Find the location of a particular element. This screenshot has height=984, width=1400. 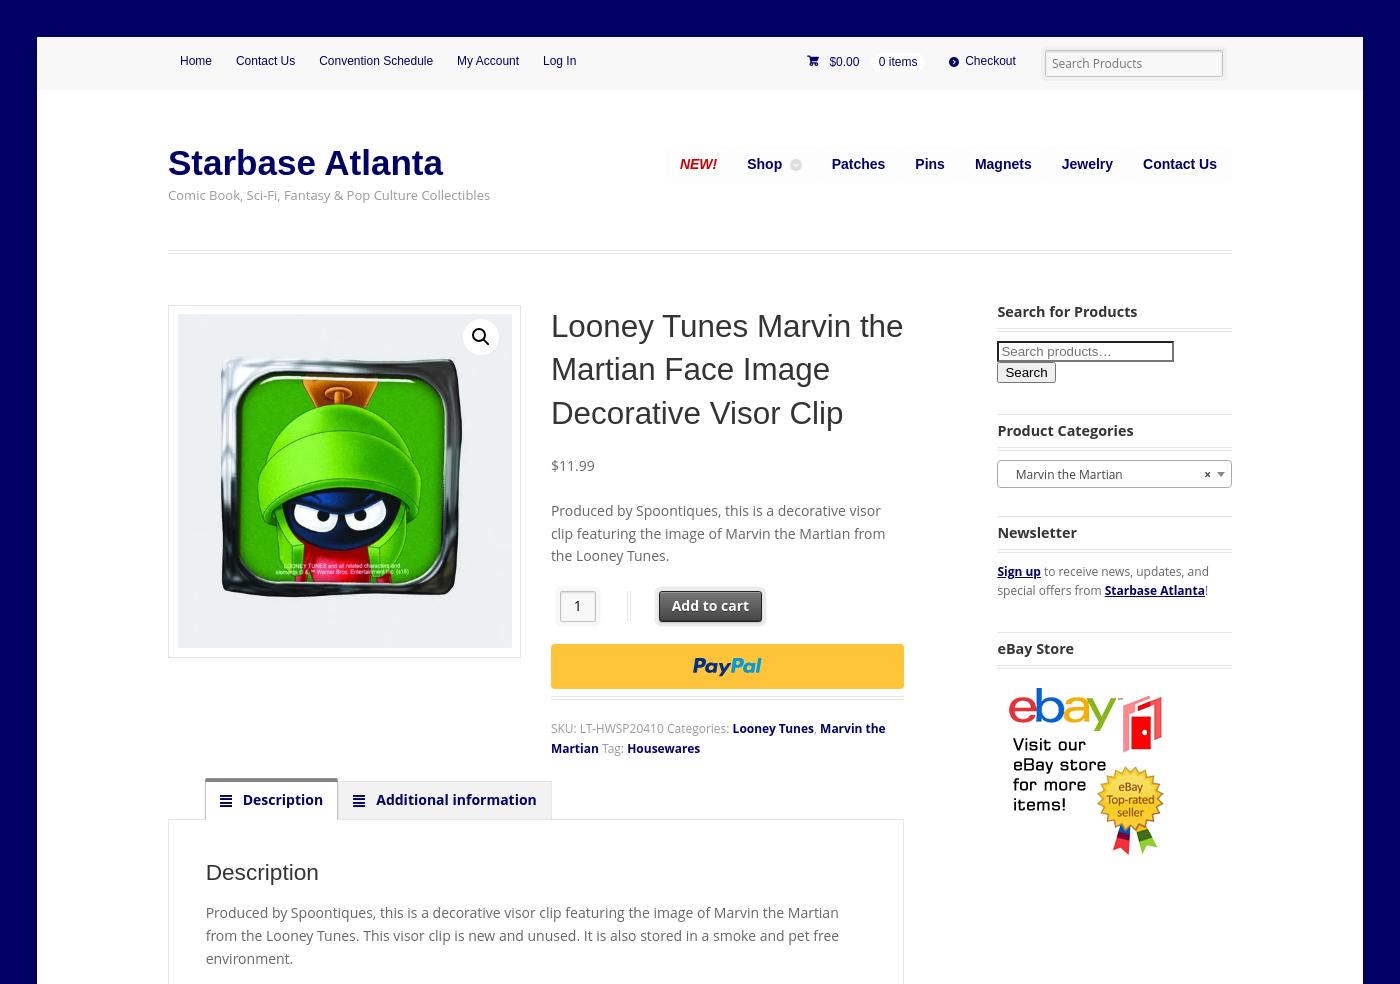

'eBay Store' is located at coordinates (996, 647).